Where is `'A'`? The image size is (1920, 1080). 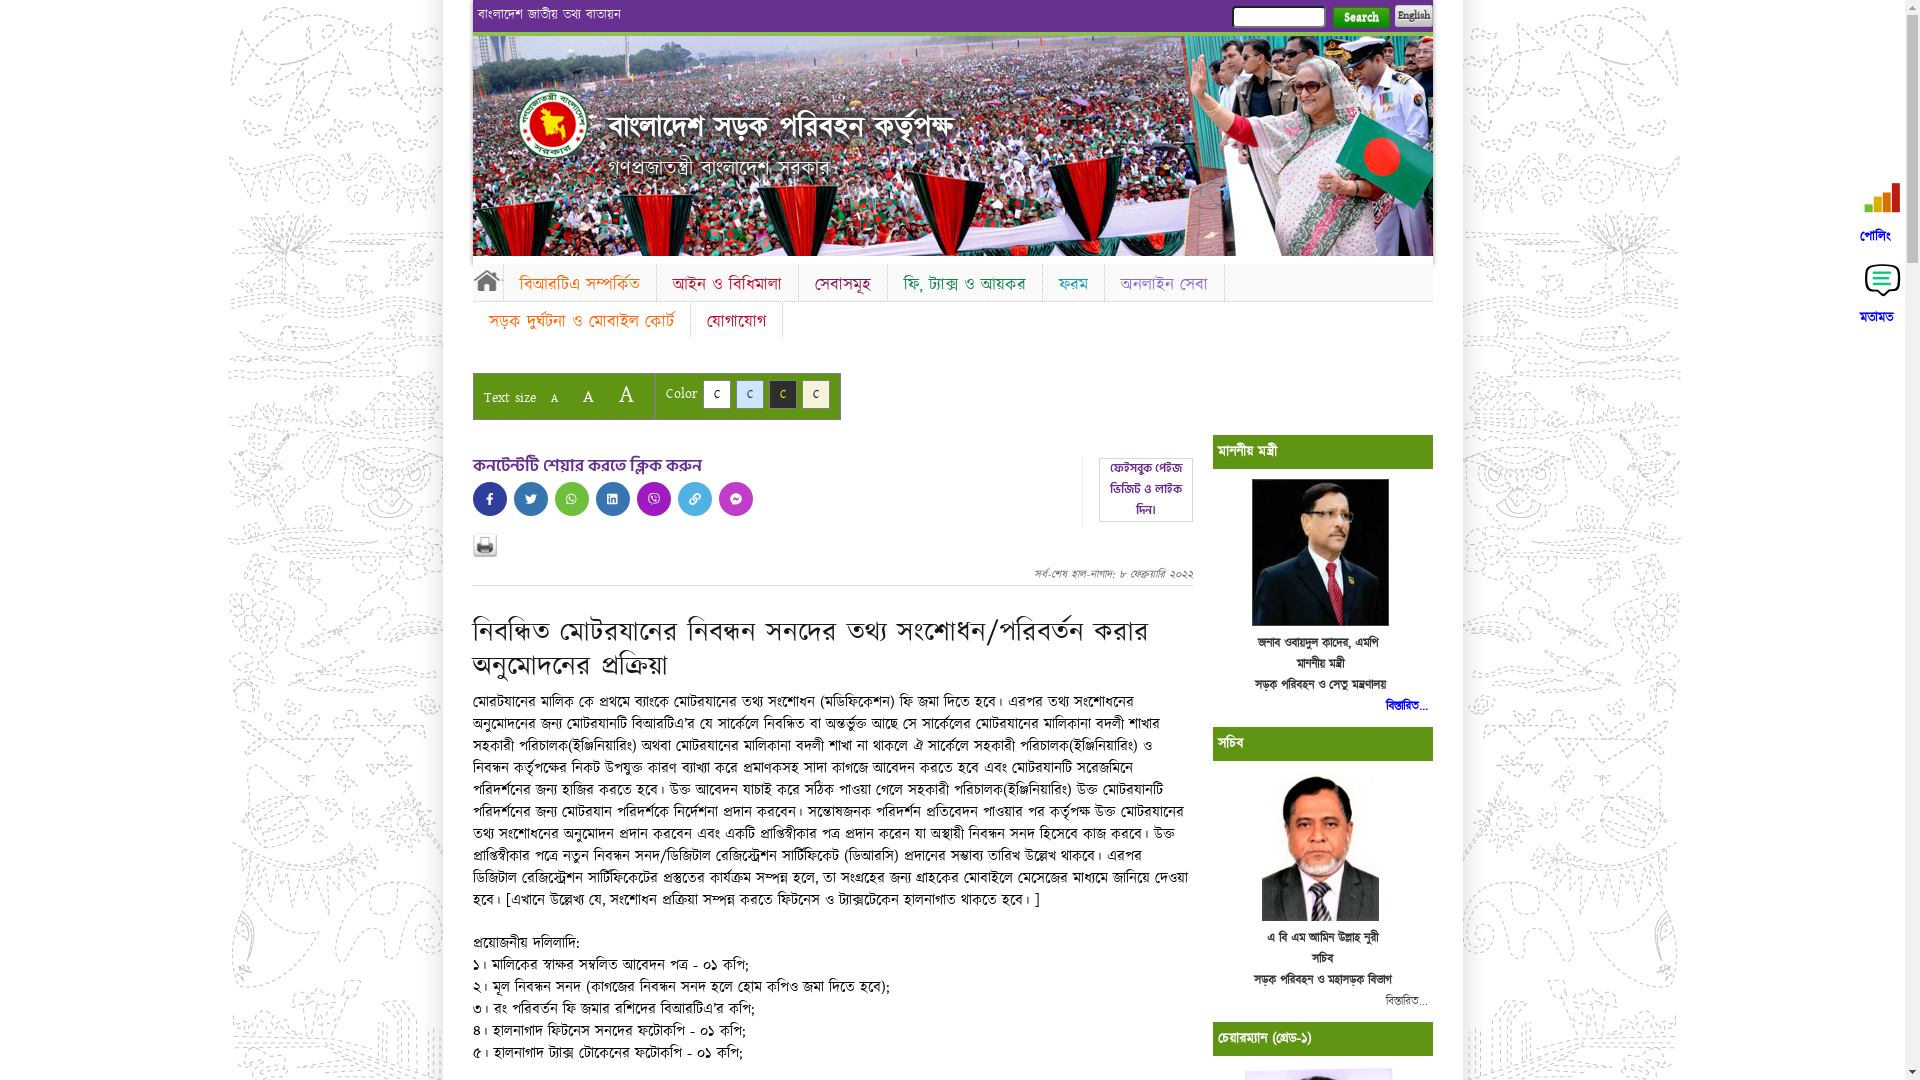
'A' is located at coordinates (586, 396).